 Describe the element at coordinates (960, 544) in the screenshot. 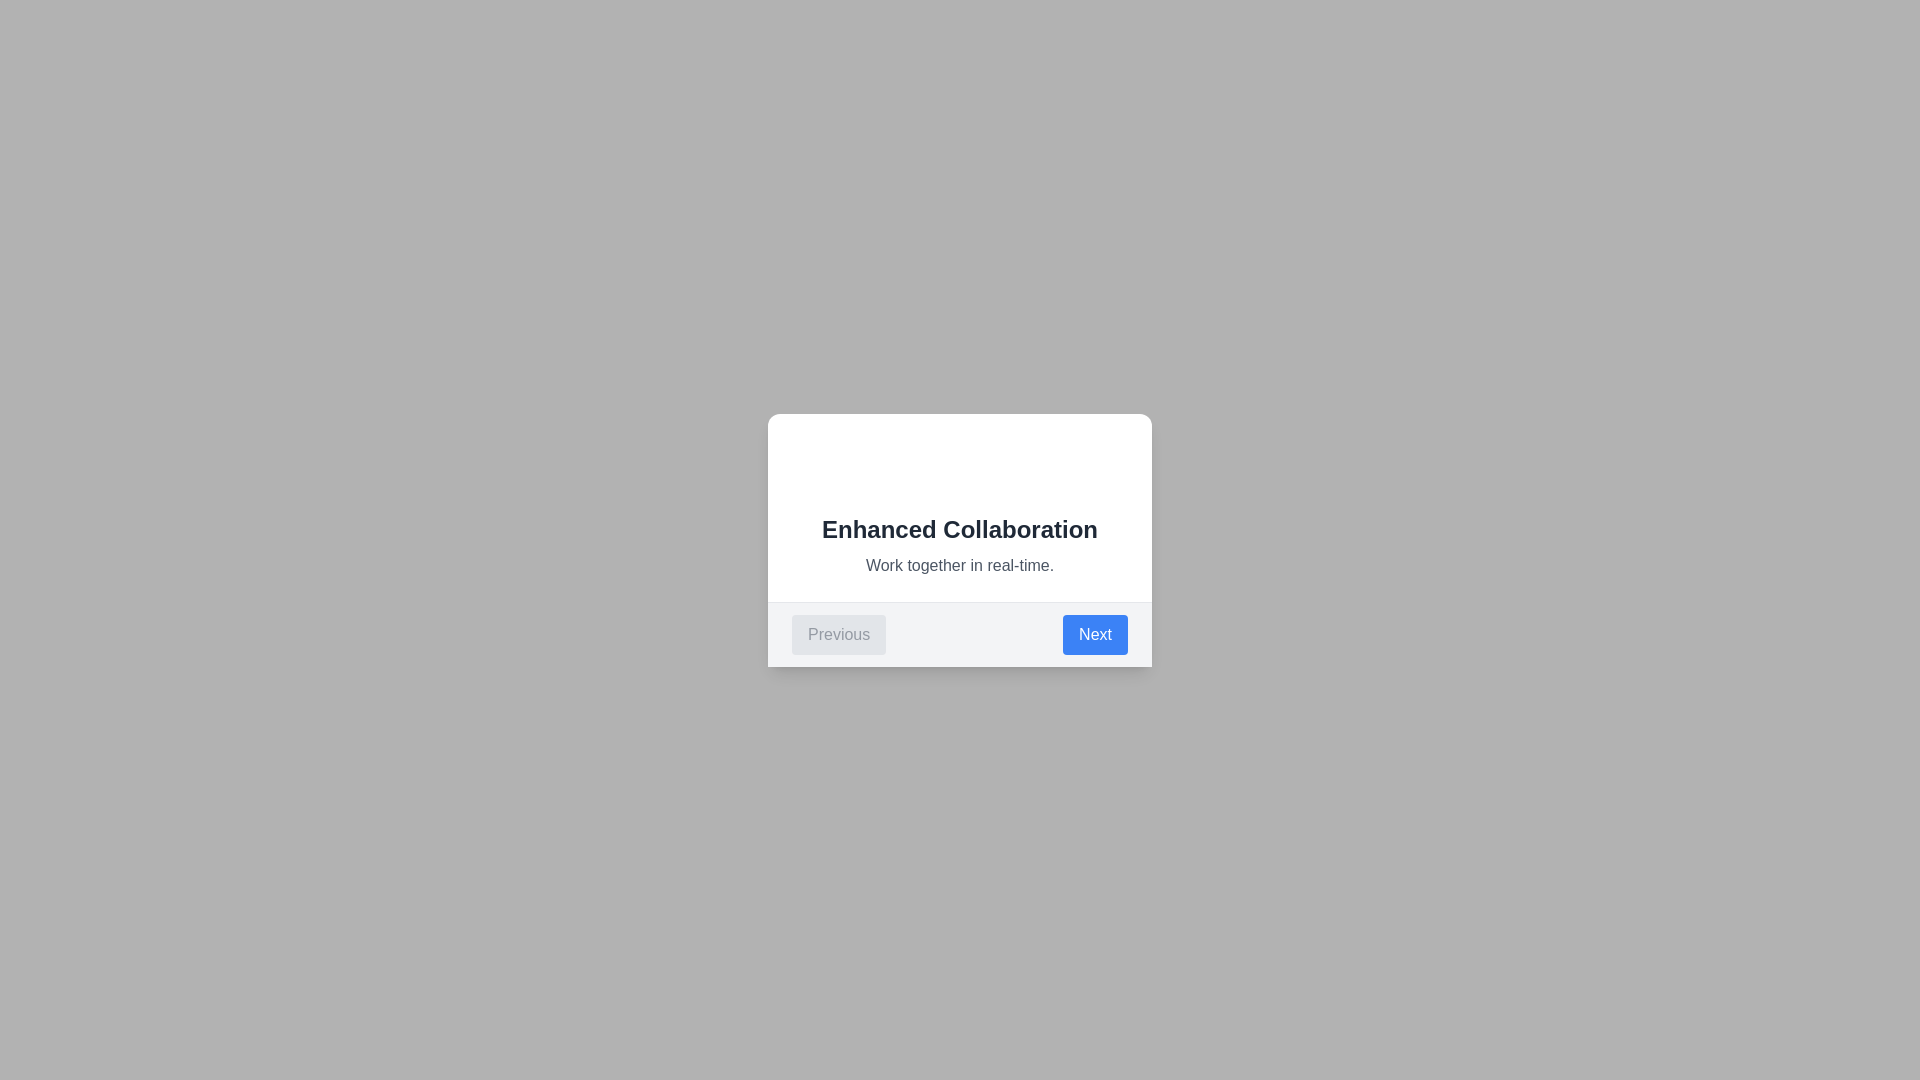

I see `the textual display component that includes the header 'Enhanced Collaboration' and the description 'Work together in real-time.'` at that location.